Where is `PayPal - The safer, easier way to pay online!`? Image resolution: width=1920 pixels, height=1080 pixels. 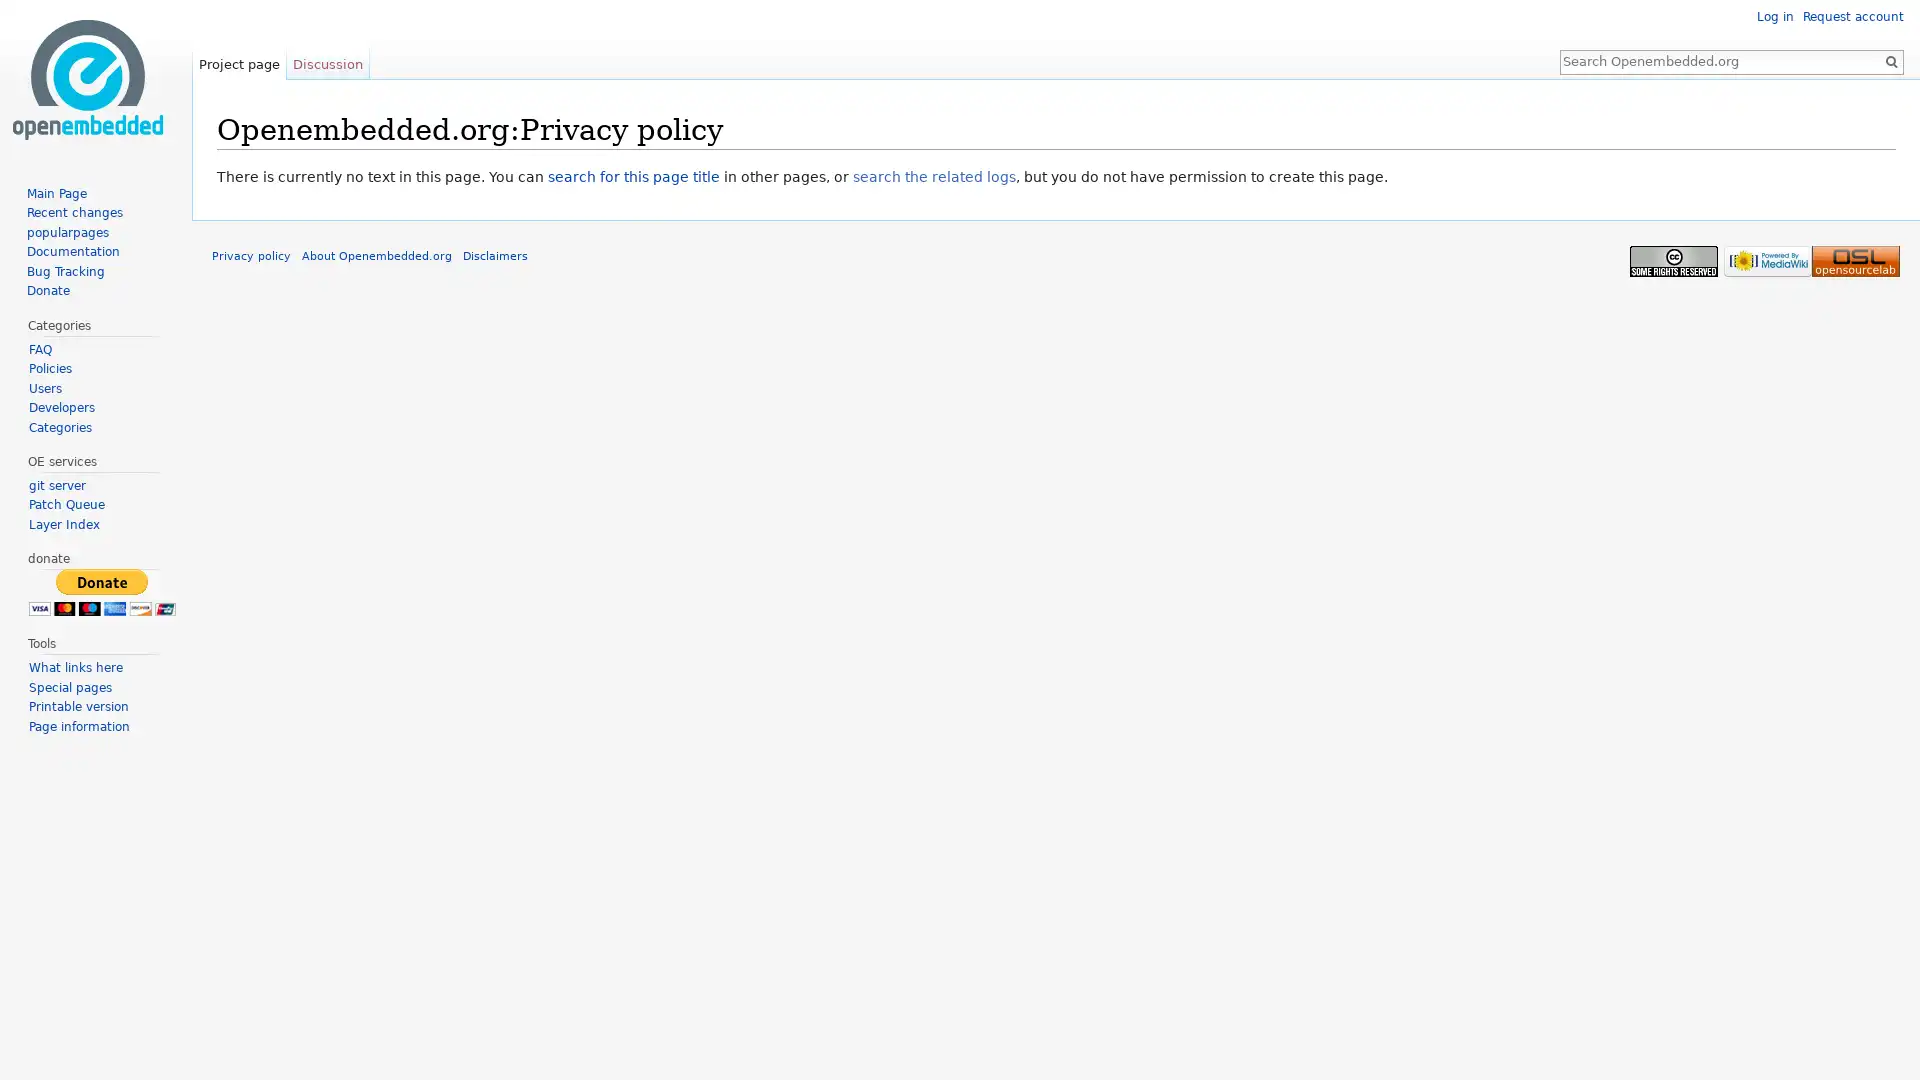 PayPal - The safer, easier way to pay online! is located at coordinates (100, 591).